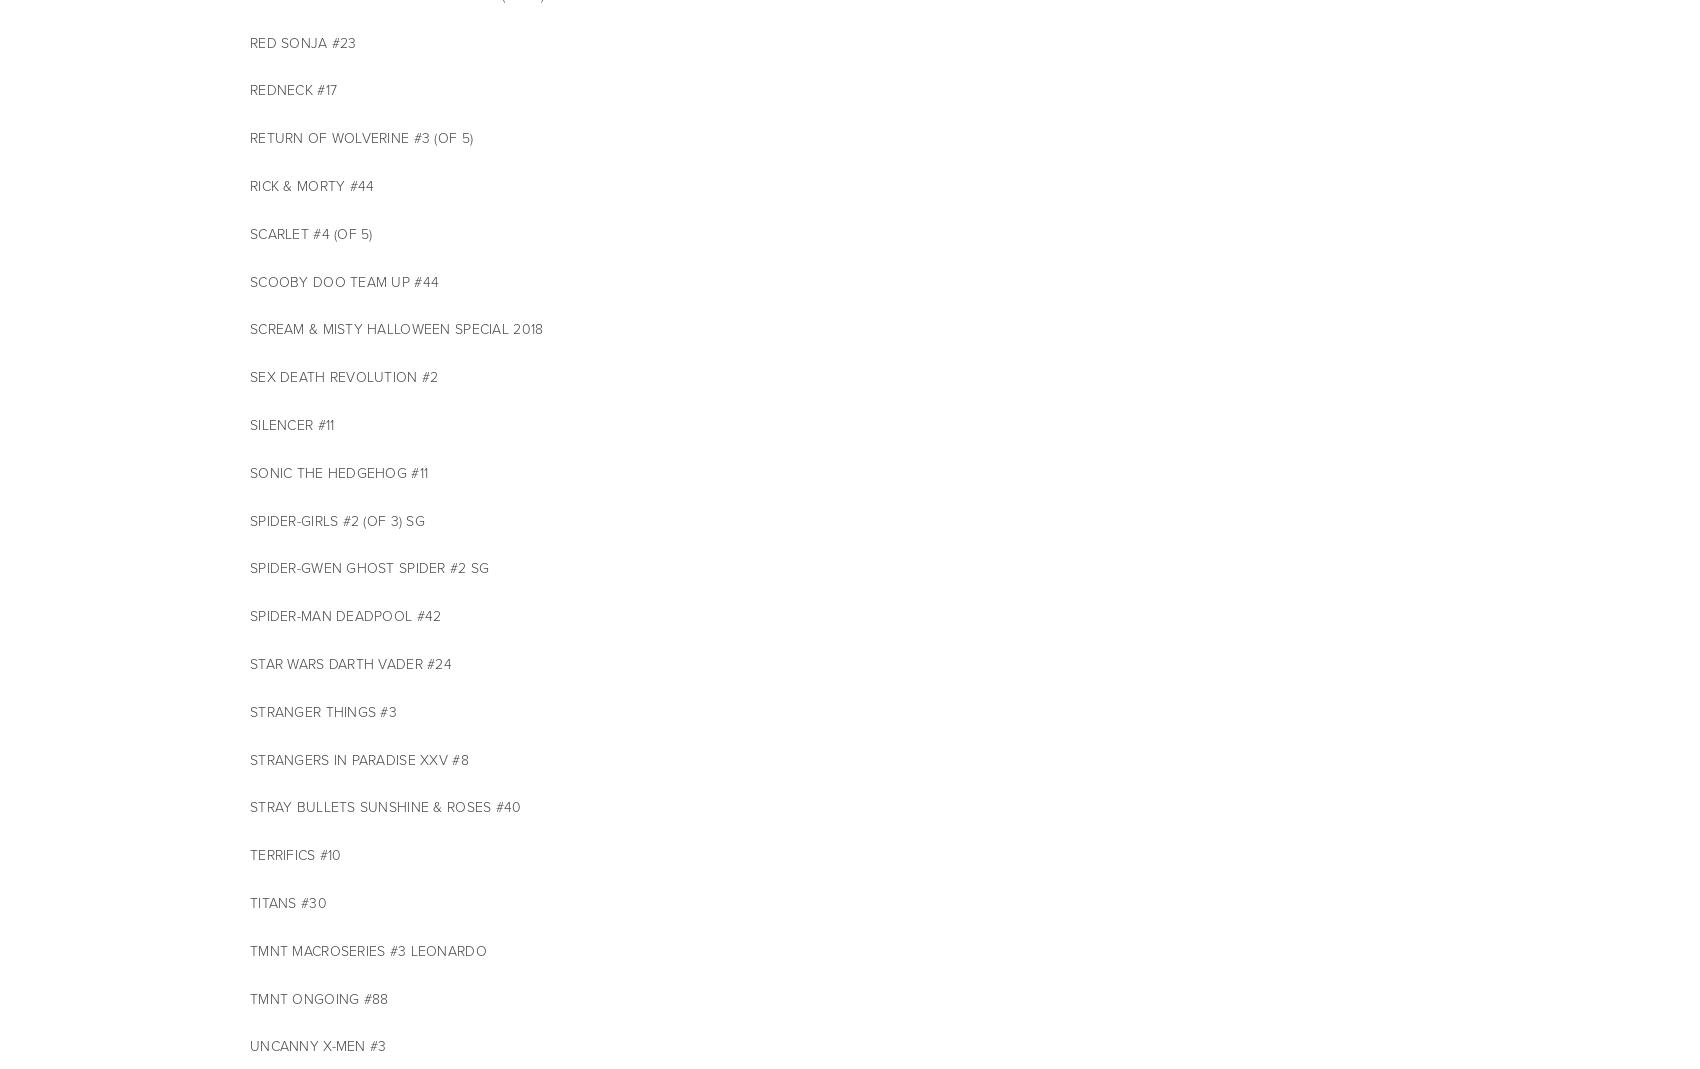 This screenshot has height=1069, width=1700. I want to click on 'SCARLET #4 (OF 5)', so click(313, 232).